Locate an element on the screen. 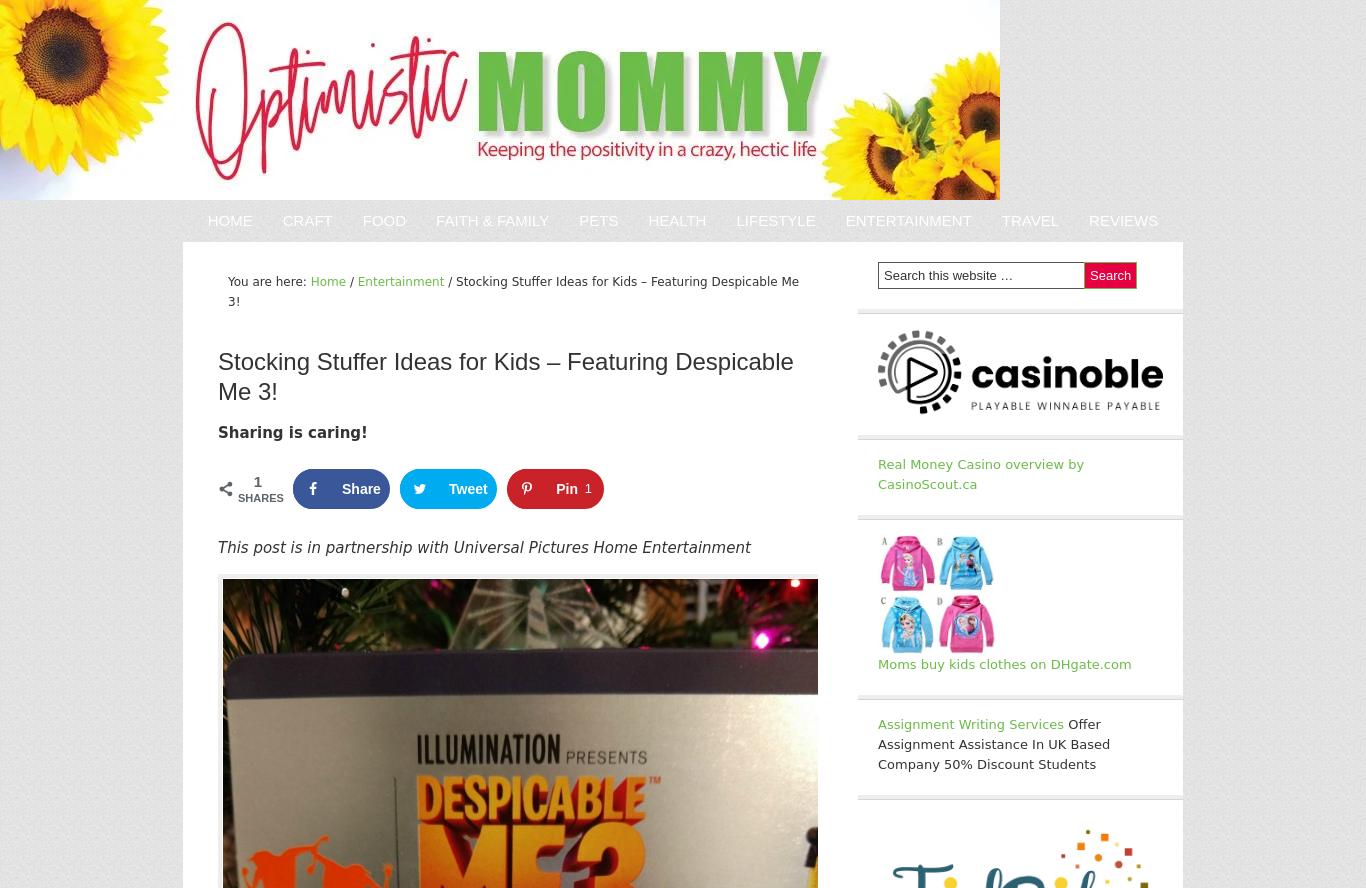 This screenshot has height=888, width=1366. 'Craft' is located at coordinates (306, 219).